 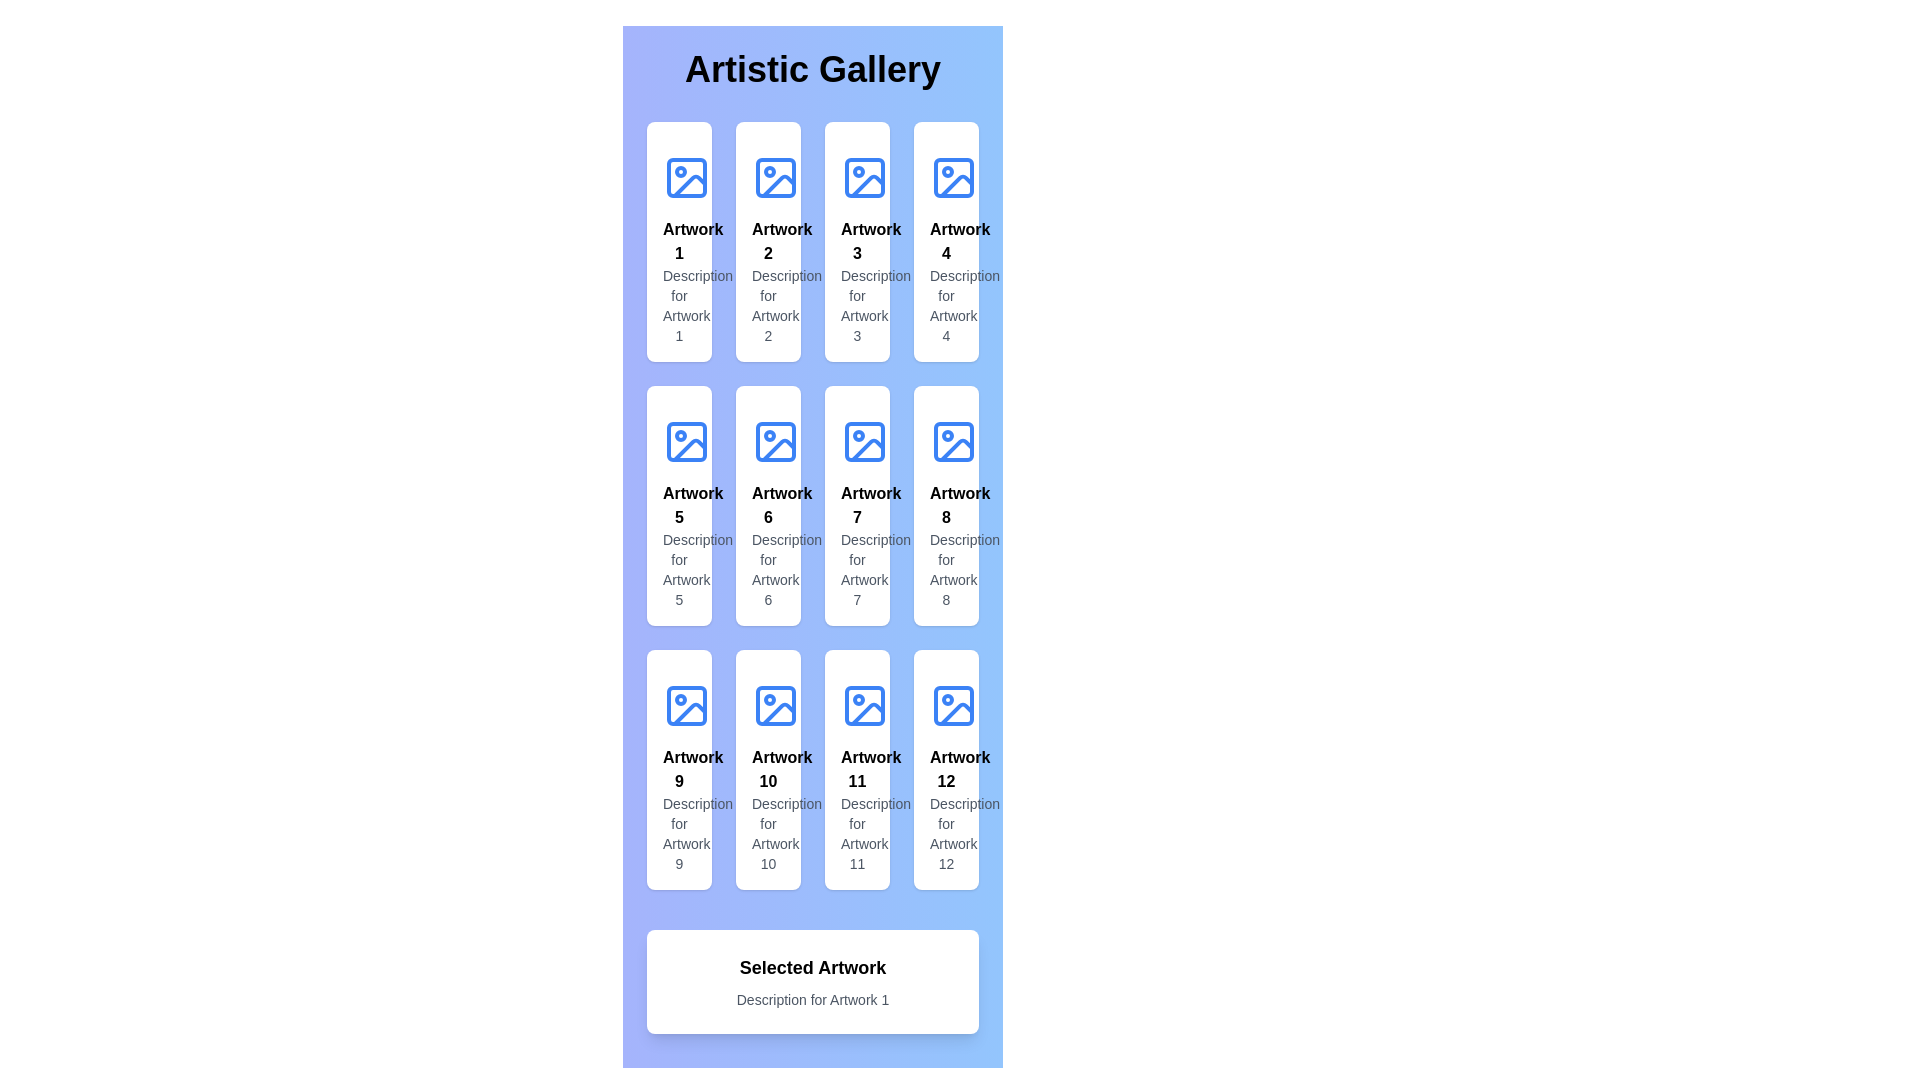 I want to click on the image placeholder icon for 'Artwork 10', so click(x=775, y=704).